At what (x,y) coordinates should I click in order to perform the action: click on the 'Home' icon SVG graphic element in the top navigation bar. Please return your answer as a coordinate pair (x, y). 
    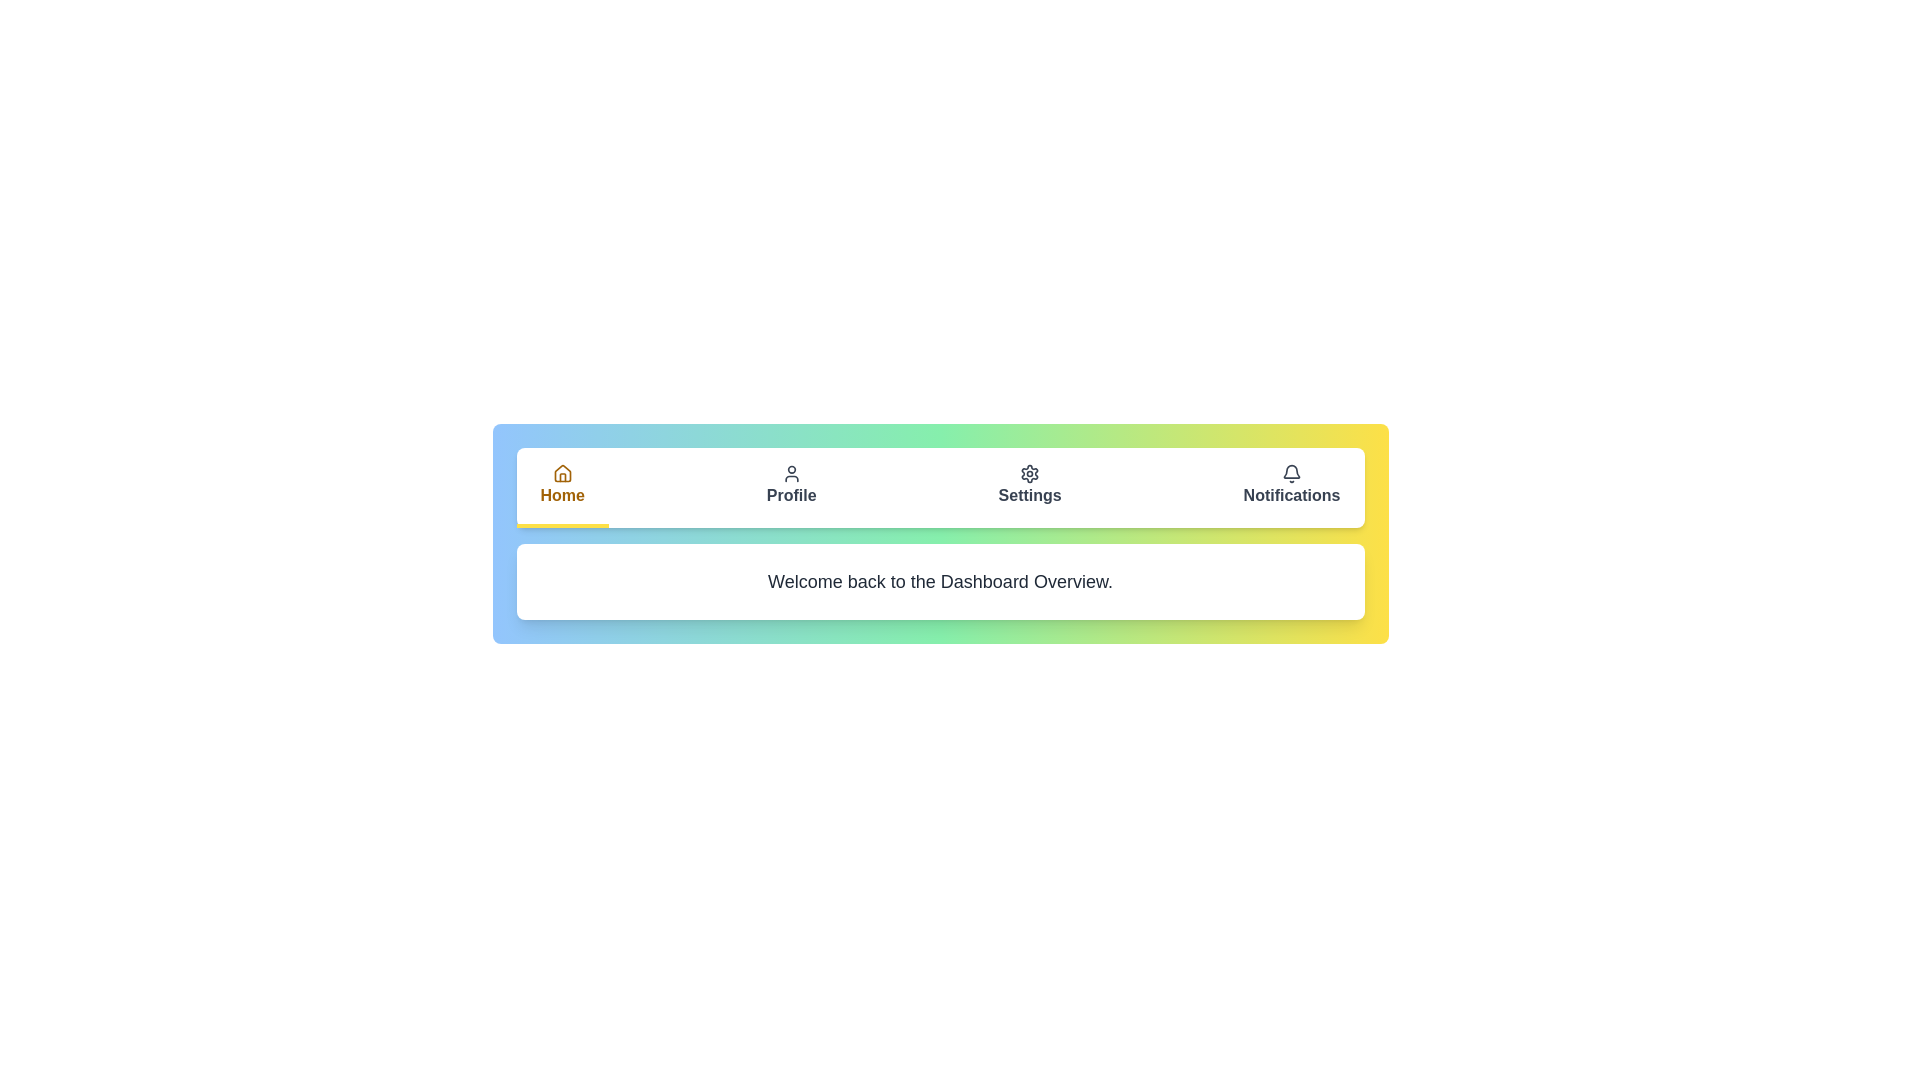
    Looking at the image, I should click on (561, 474).